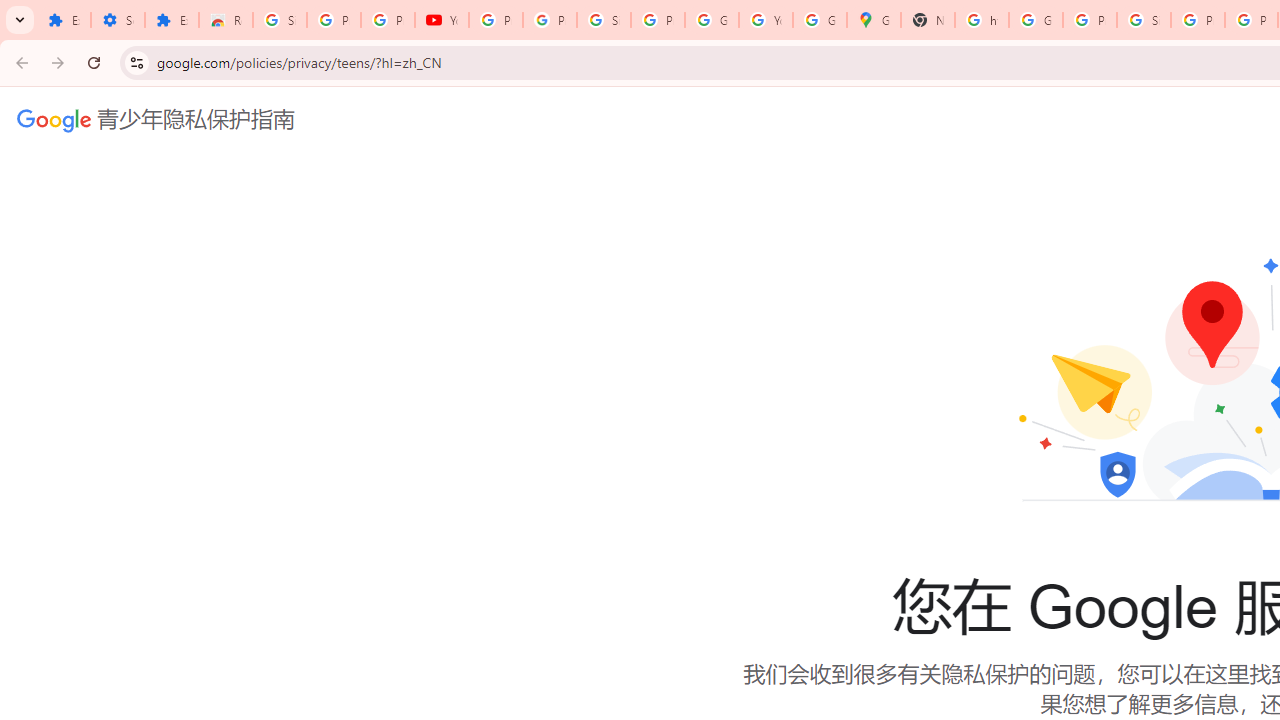 The image size is (1280, 720). I want to click on 'YouTube', so click(440, 20).